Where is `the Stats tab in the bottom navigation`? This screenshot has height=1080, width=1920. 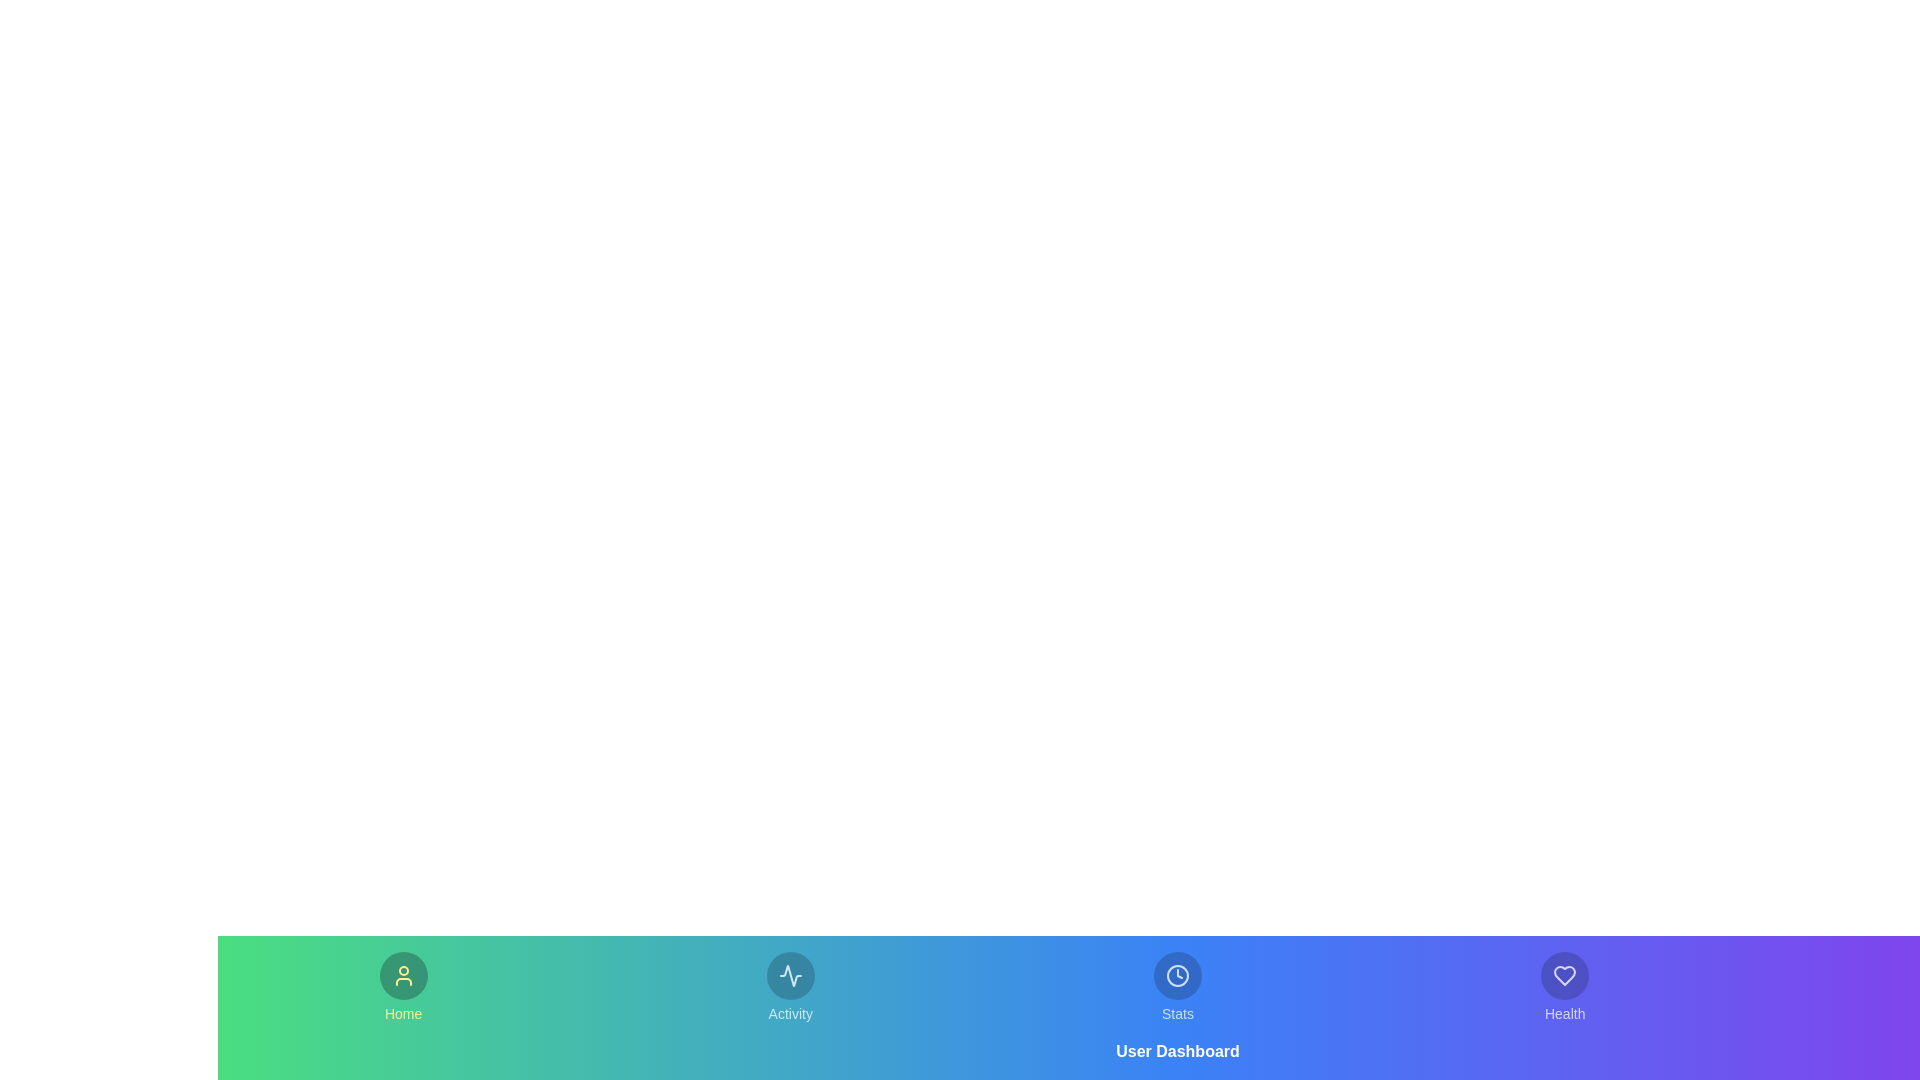
the Stats tab in the bottom navigation is located at coordinates (1177, 986).